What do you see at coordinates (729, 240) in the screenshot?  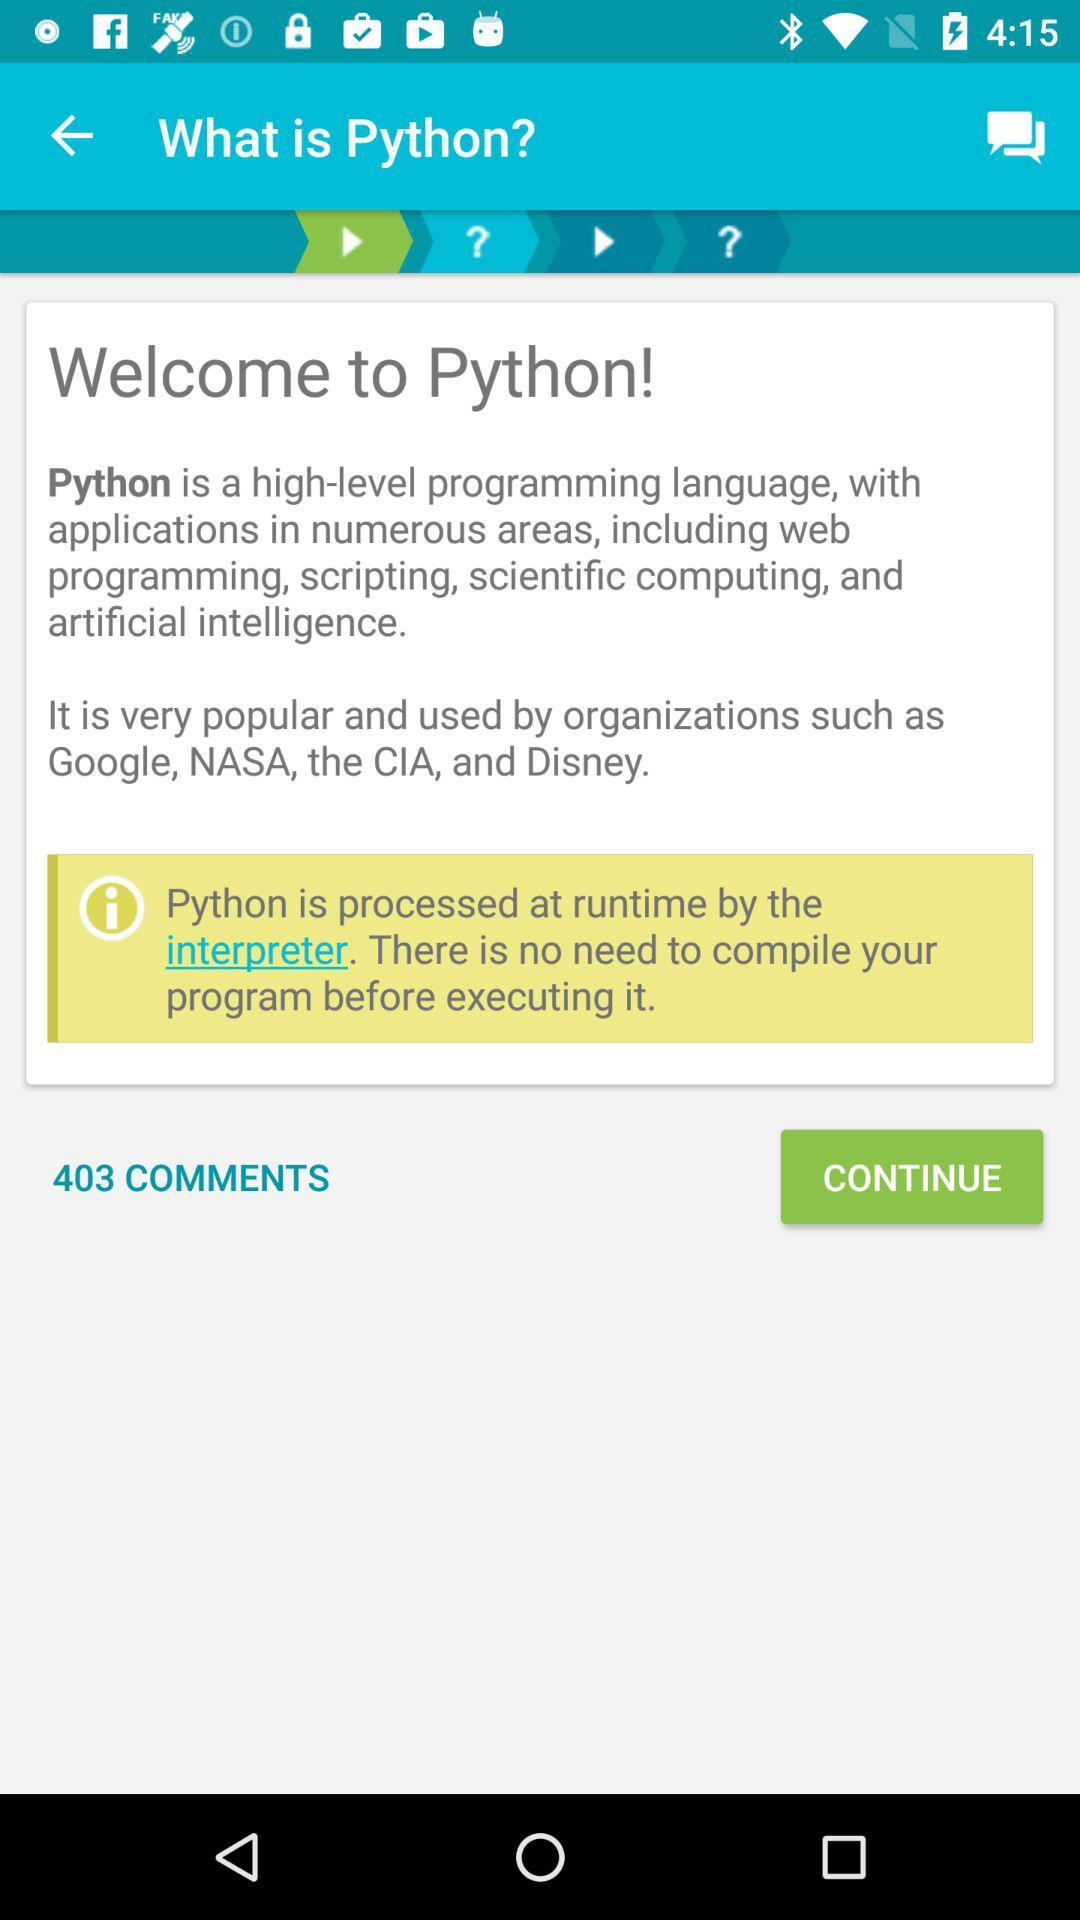 I see `see for help` at bounding box center [729, 240].